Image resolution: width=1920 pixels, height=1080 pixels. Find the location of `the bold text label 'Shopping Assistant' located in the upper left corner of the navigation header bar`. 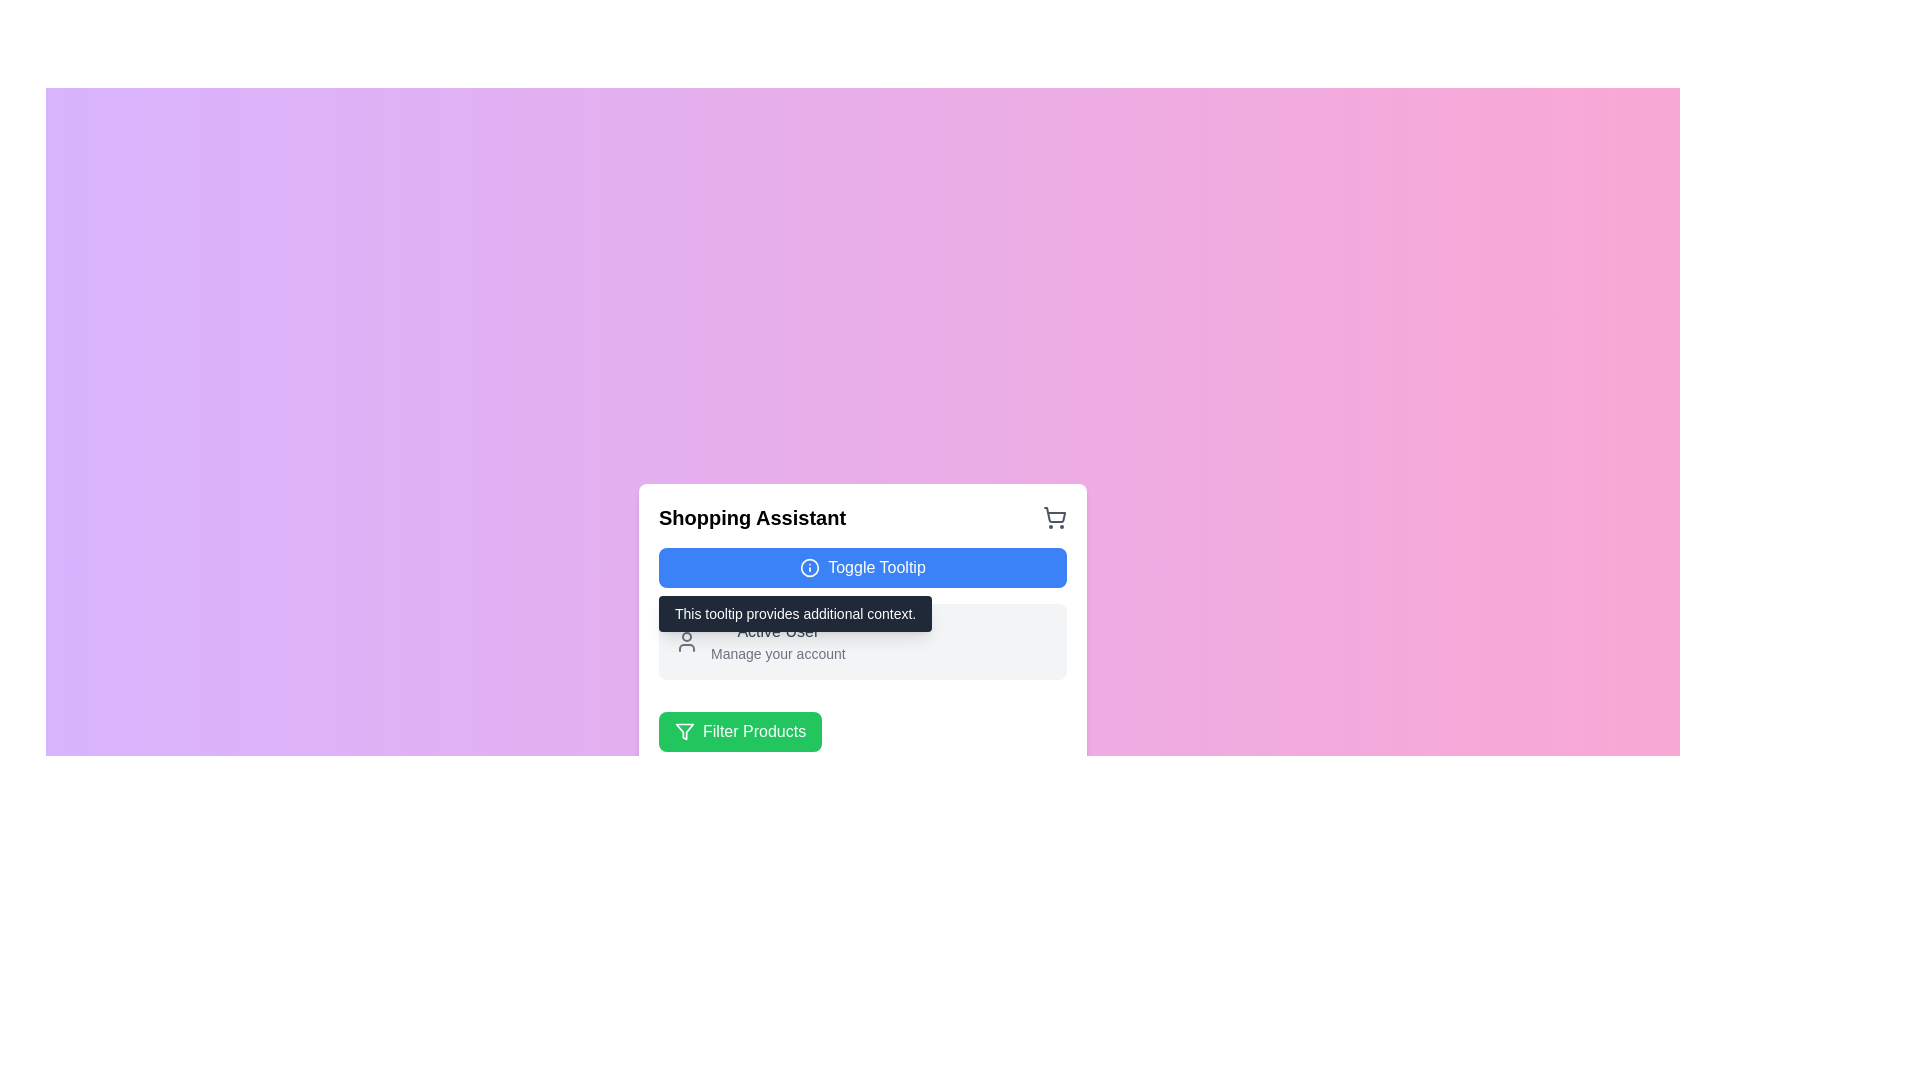

the bold text label 'Shopping Assistant' located in the upper left corner of the navigation header bar is located at coordinates (751, 516).